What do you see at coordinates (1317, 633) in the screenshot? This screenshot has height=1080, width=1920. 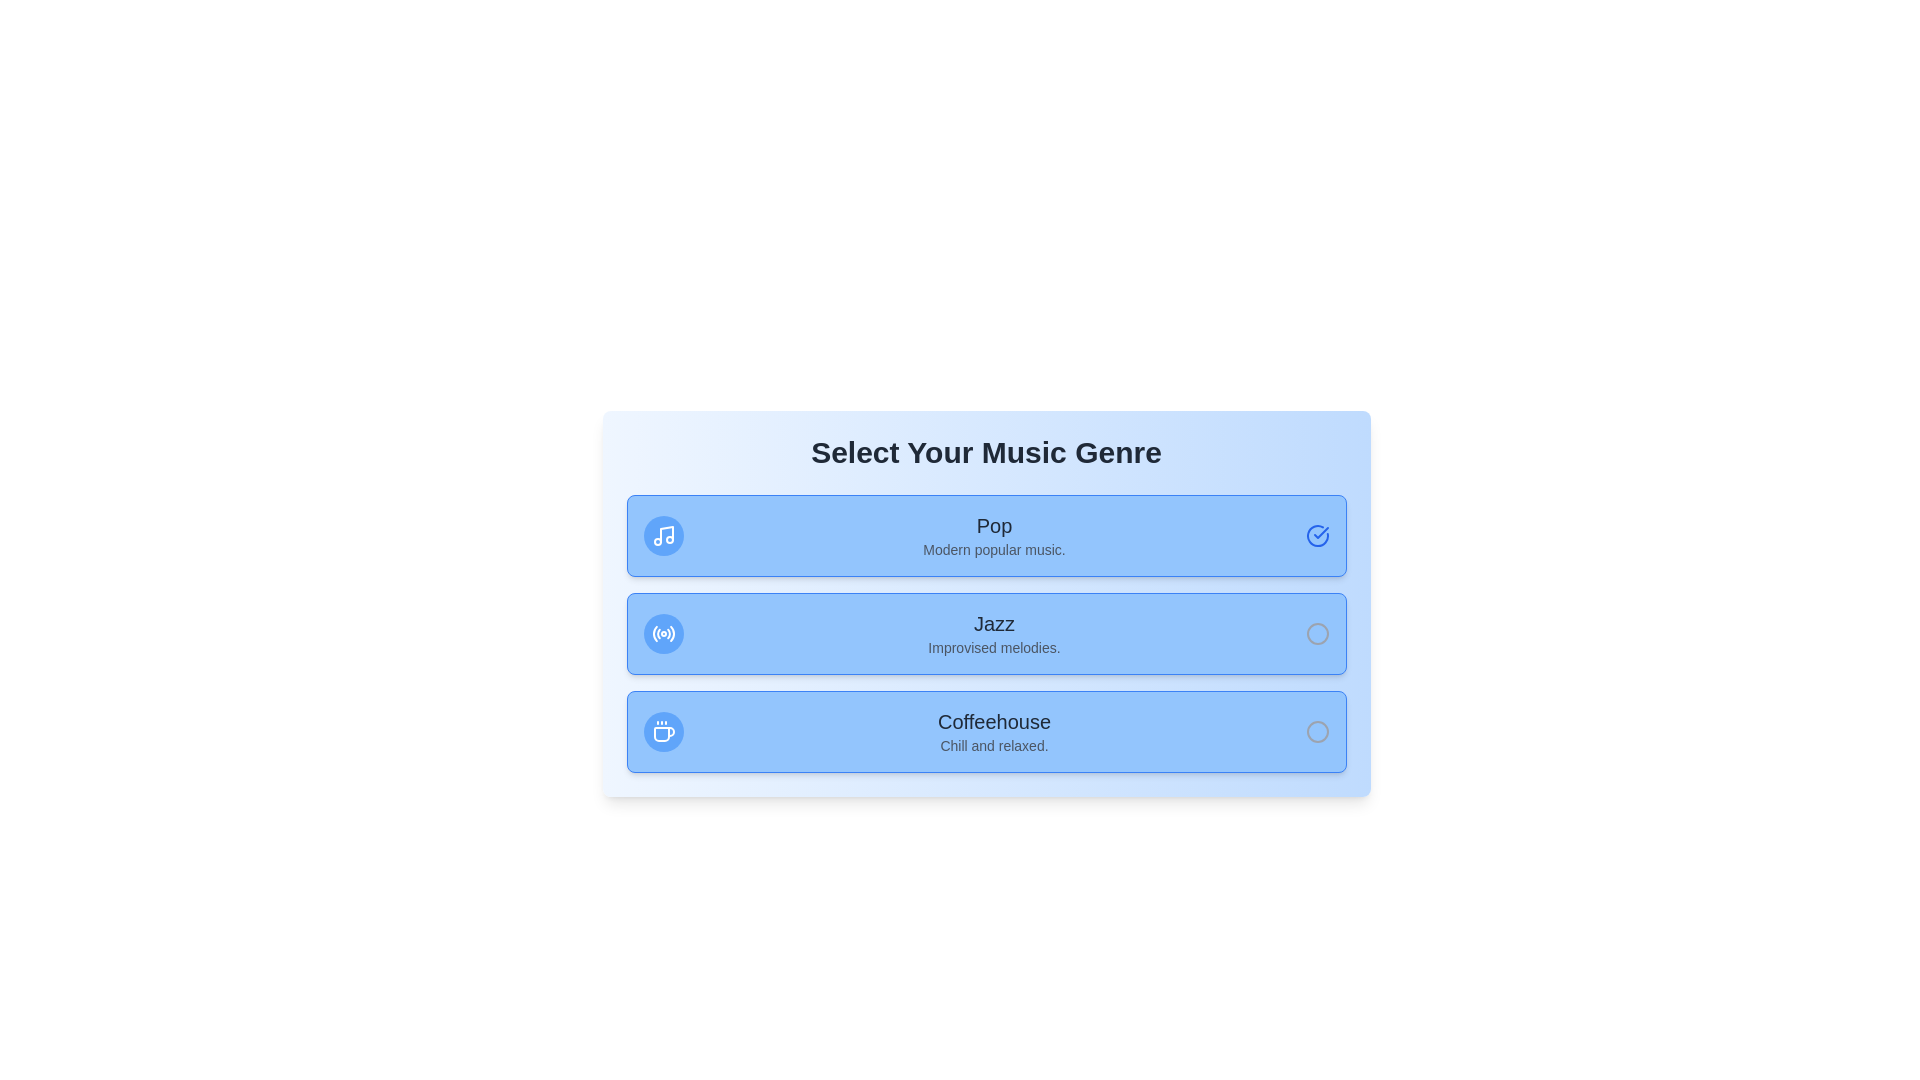 I see `the visual indicator associated with the 'Jazz' option in the music genres list to possibly trigger a tooltip` at bounding box center [1317, 633].